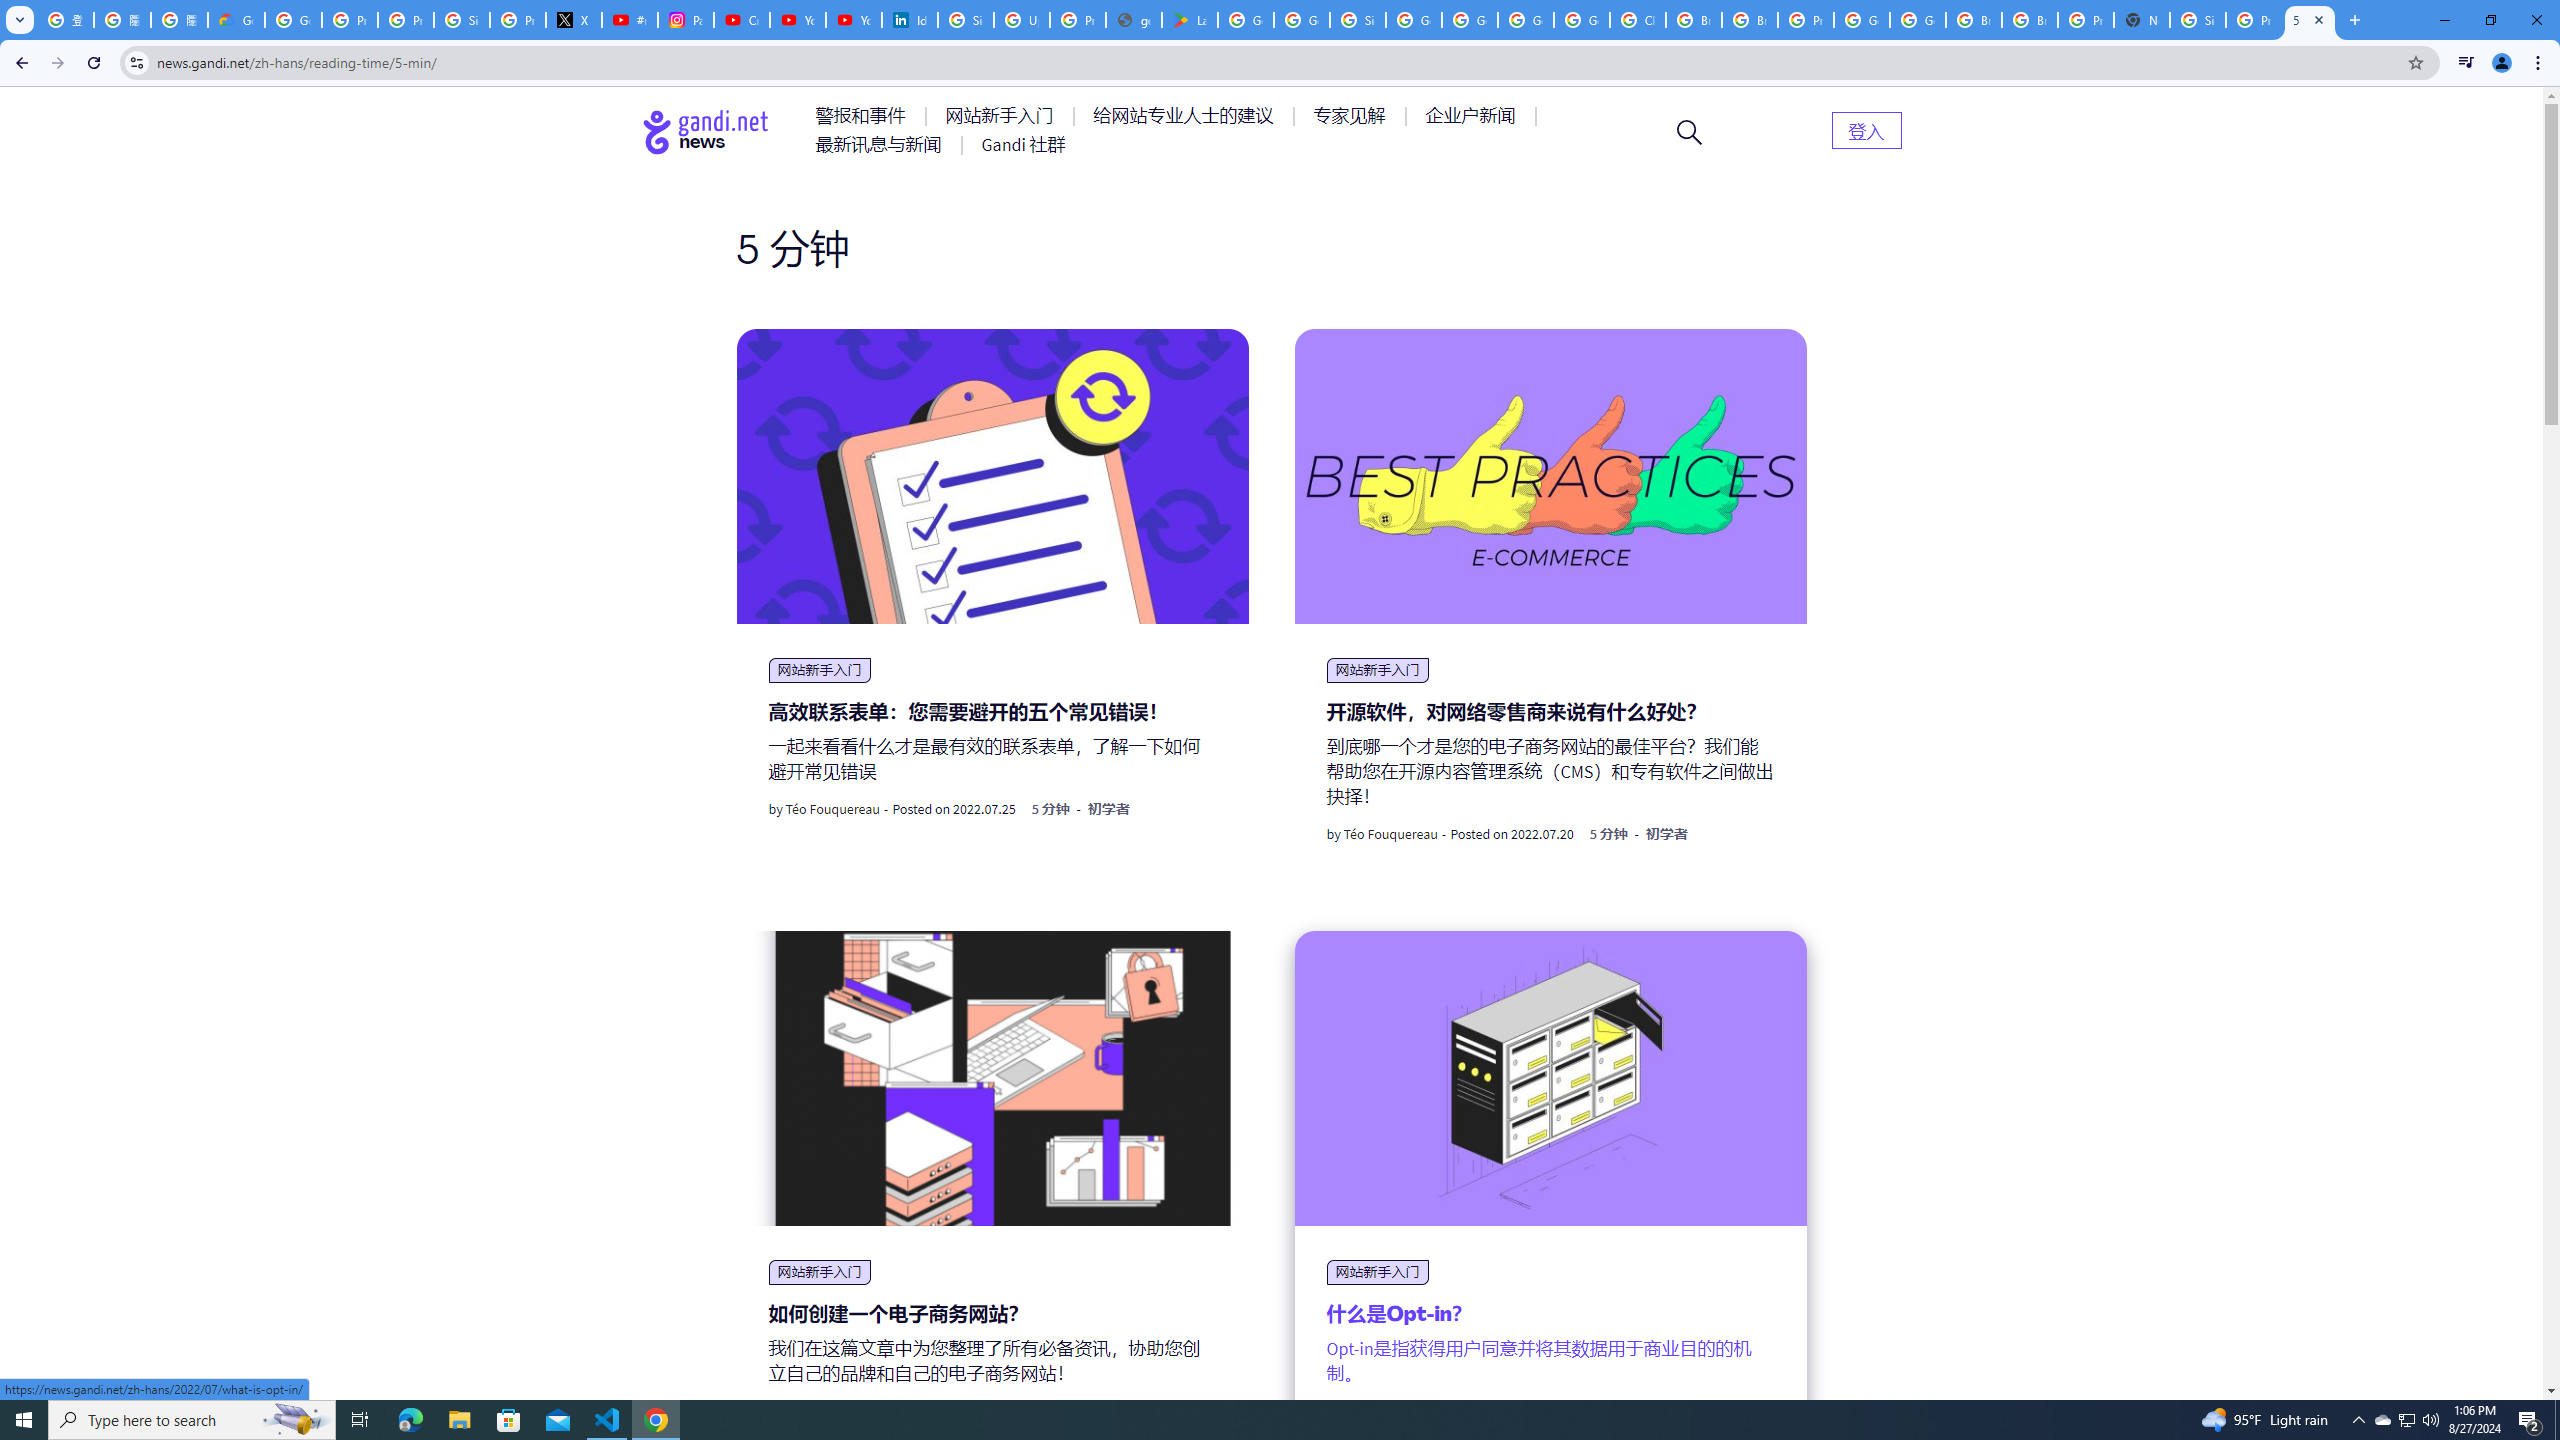 This screenshot has width=2560, height=1440. What do you see at coordinates (1189, 19) in the screenshot?
I see `'Last Shelter: Survival - Apps on Google Play'` at bounding box center [1189, 19].